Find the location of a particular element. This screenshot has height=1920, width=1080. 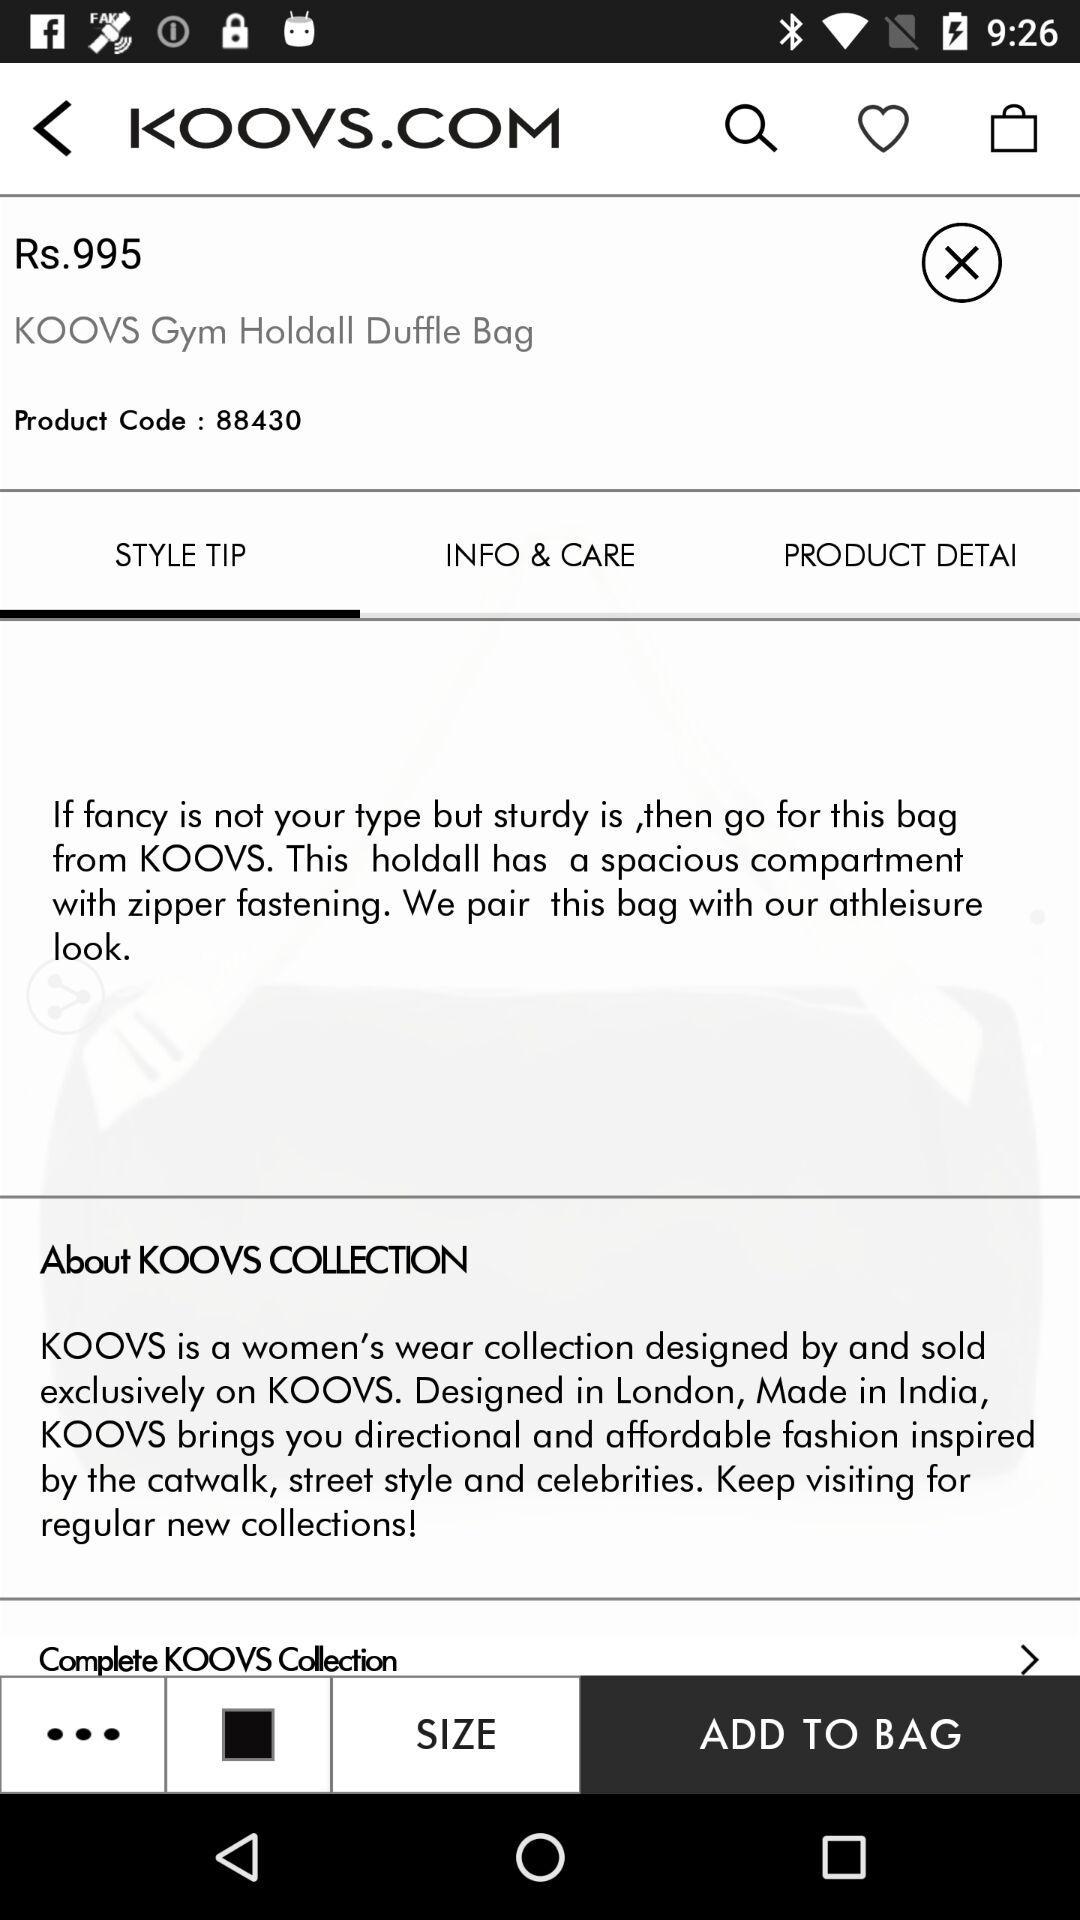

the option which is left side to size option is located at coordinates (247, 1733).